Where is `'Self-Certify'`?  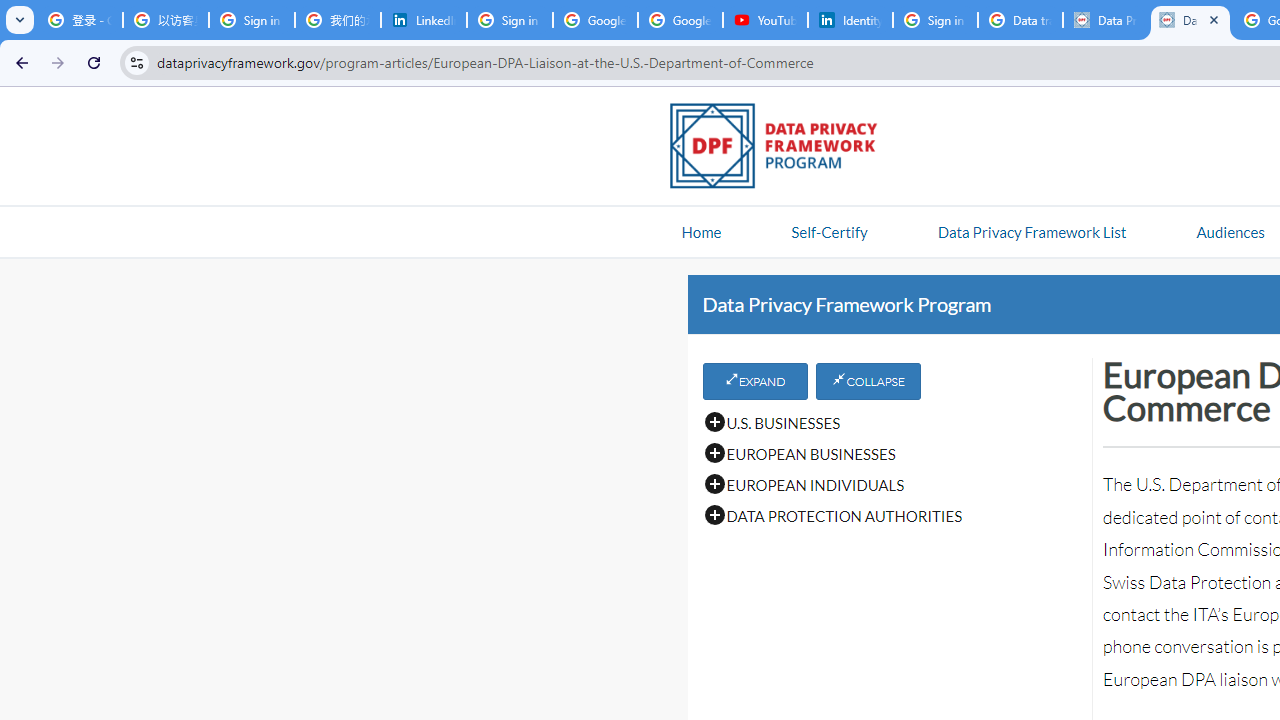
'Self-Certify' is located at coordinates (829, 230).